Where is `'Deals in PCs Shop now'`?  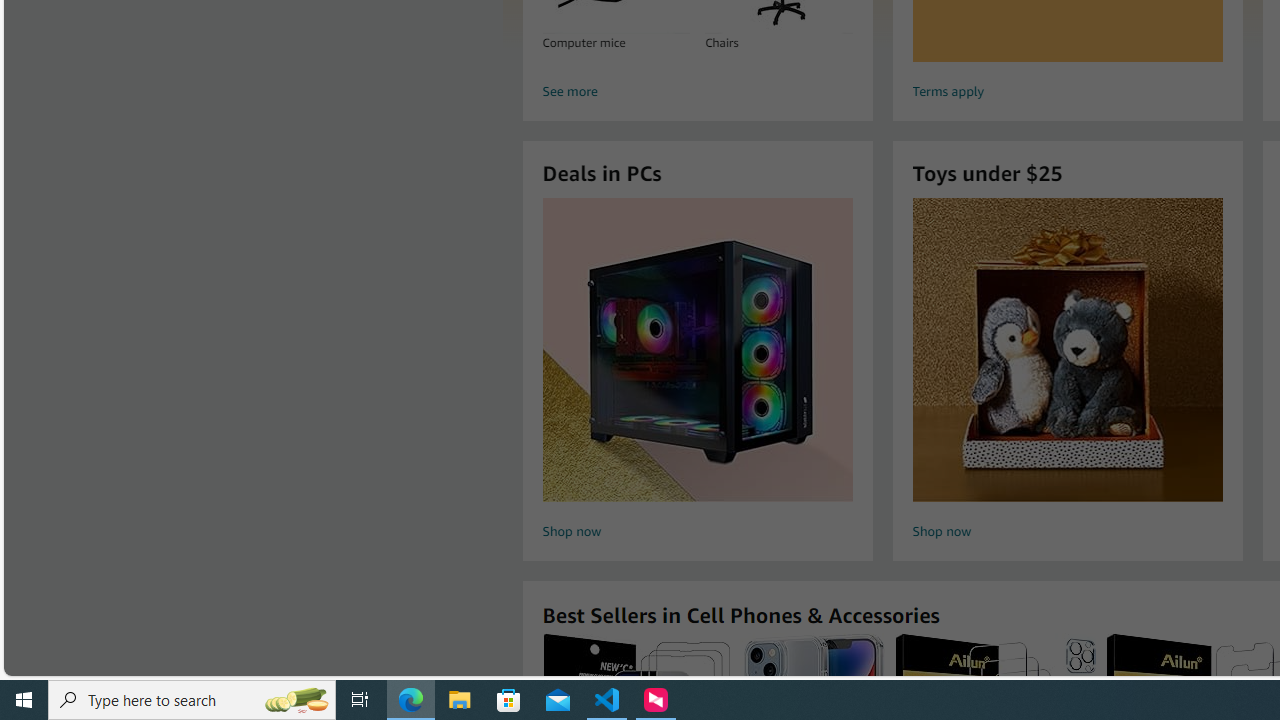
'Deals in PCs Shop now' is located at coordinates (697, 371).